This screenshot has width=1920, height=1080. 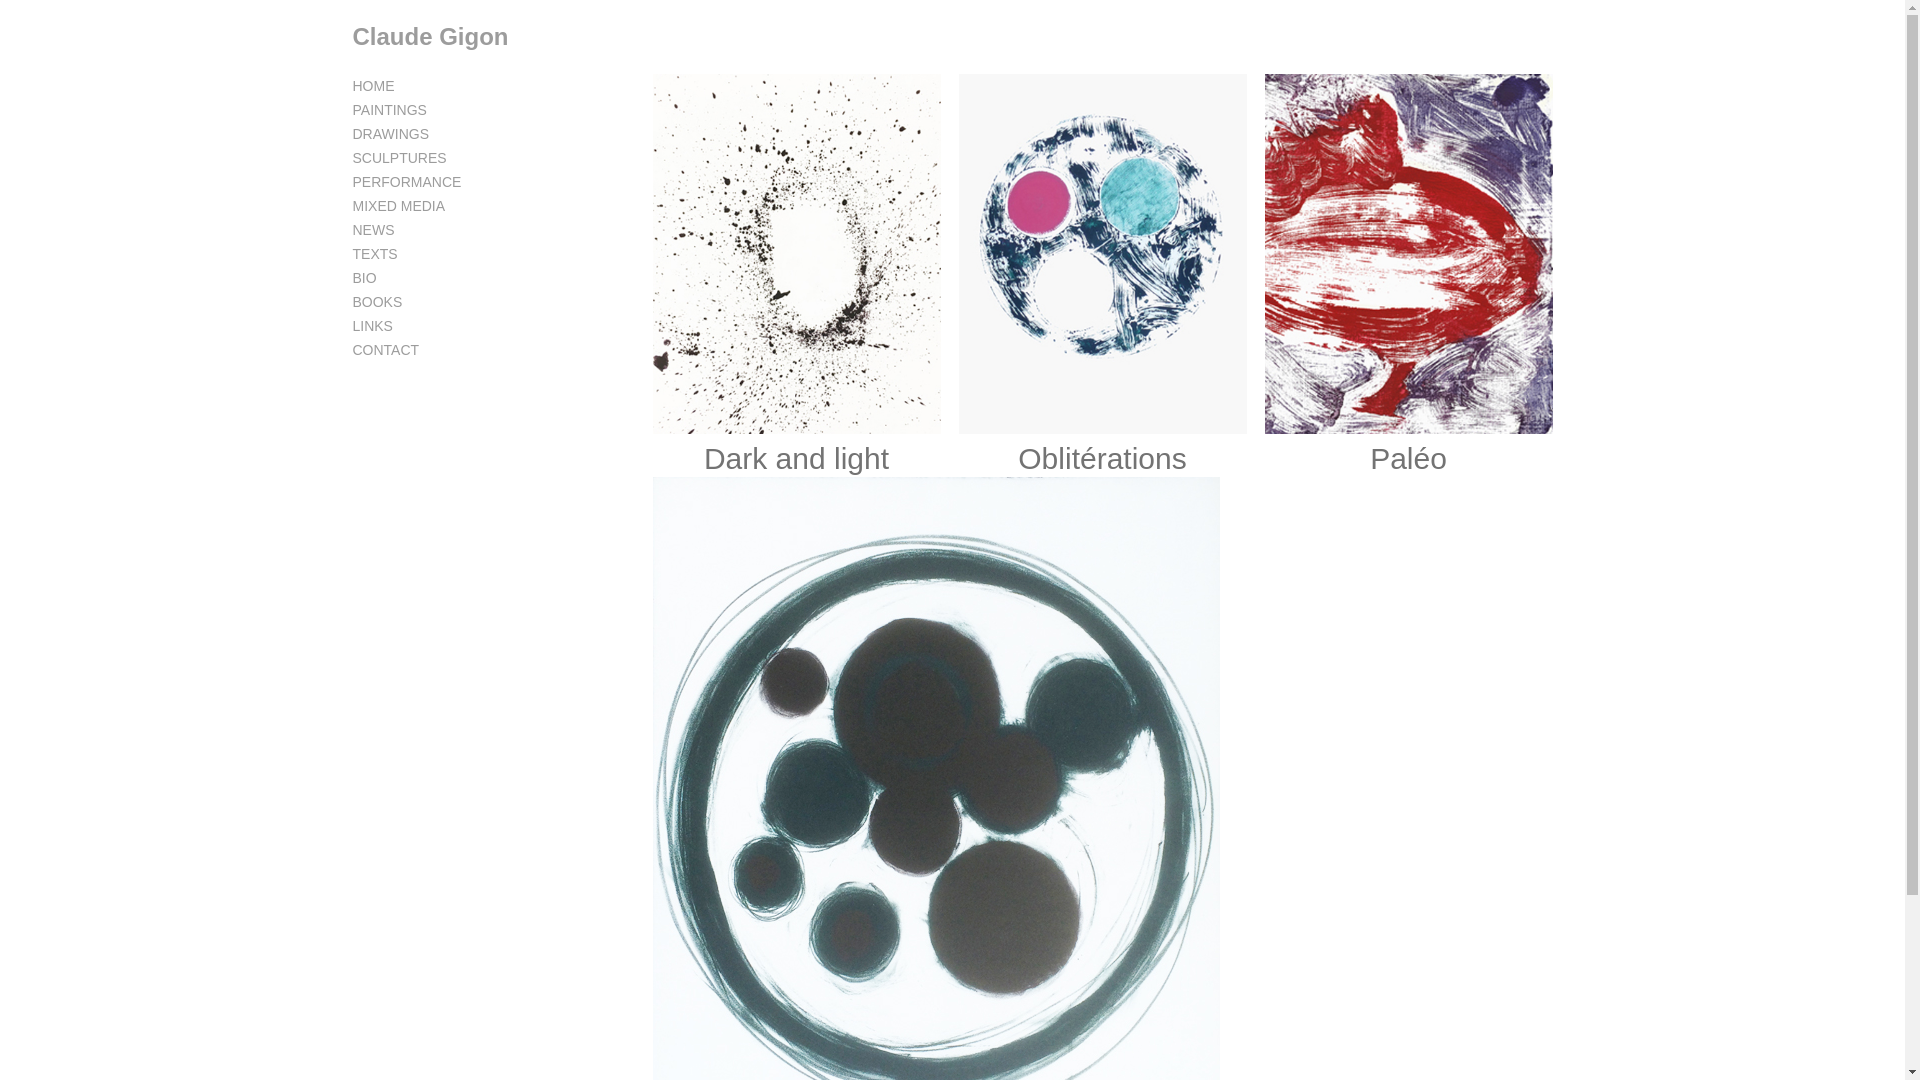 I want to click on 'PERFORMANCE', so click(x=351, y=181).